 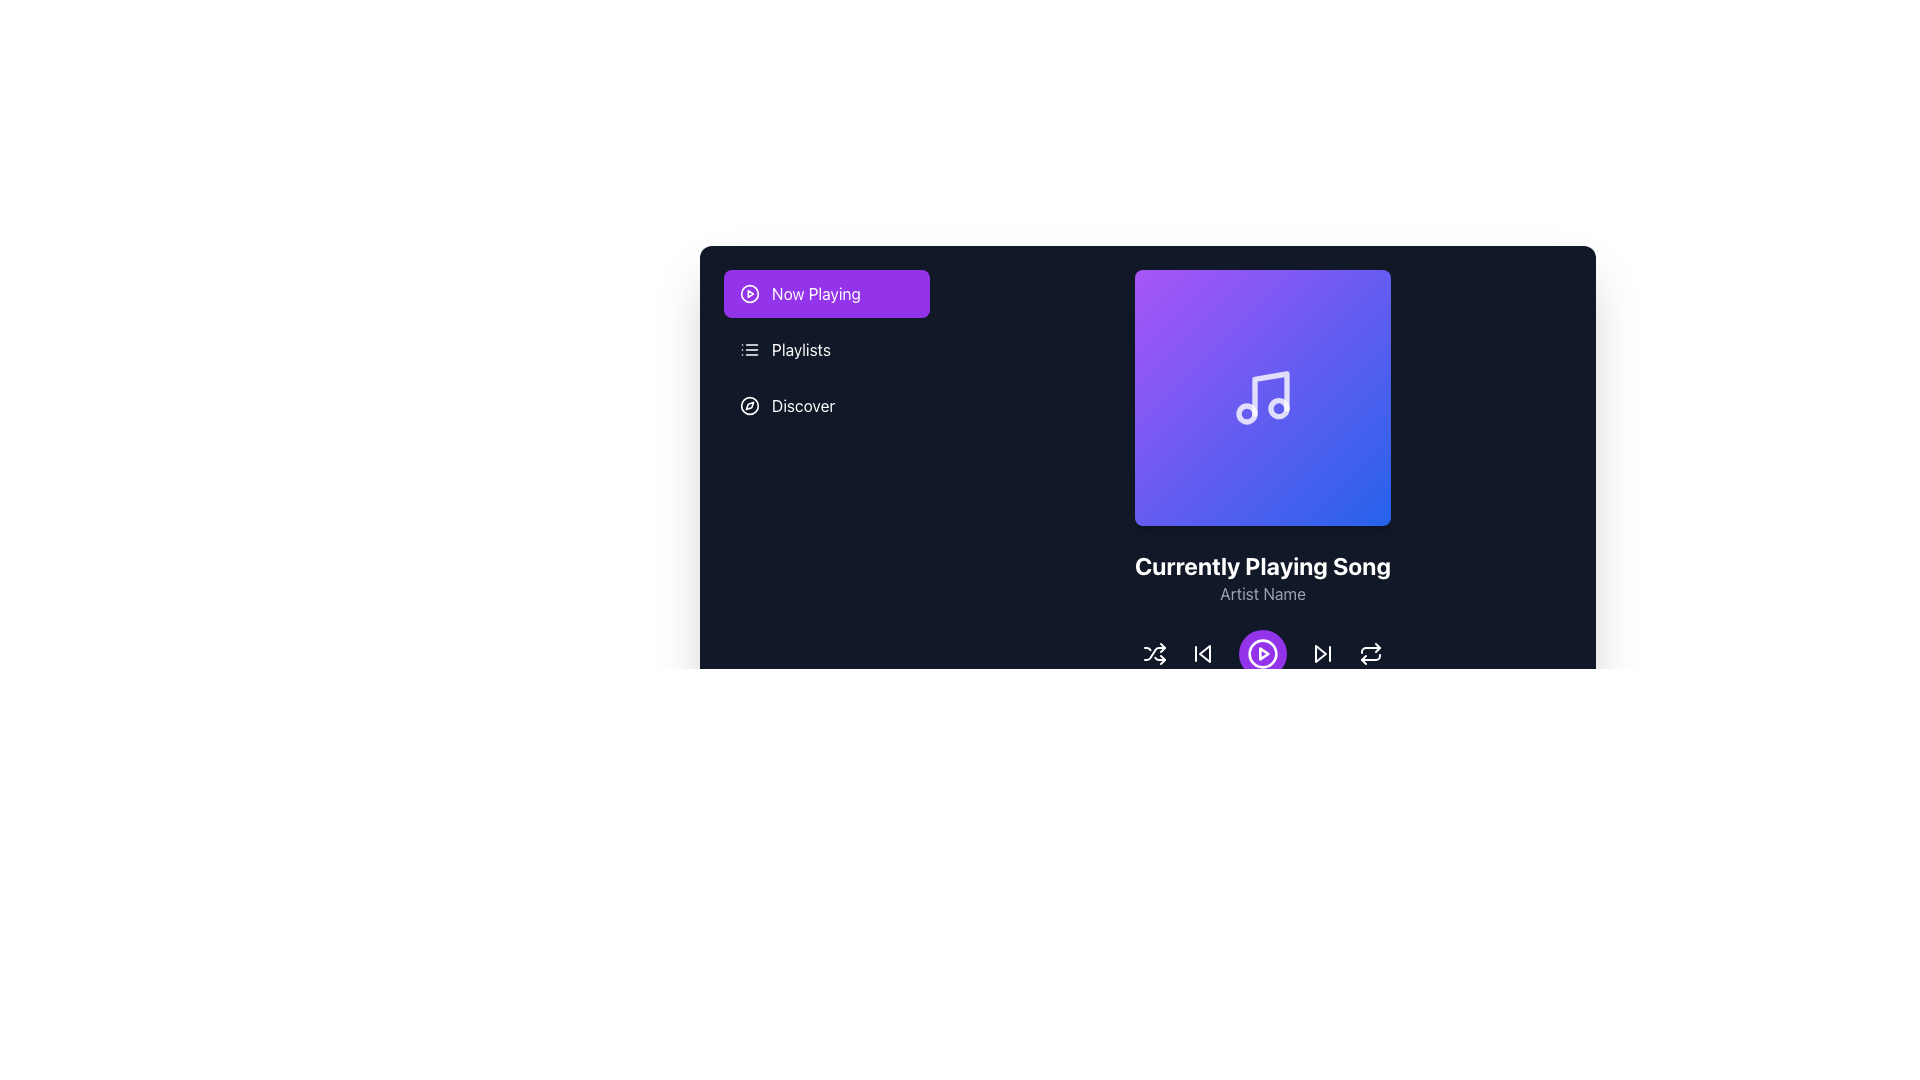 I want to click on text displayed in the bold, large-size text label that says 'Currently Playing Song', which is centered above the 'Artist Name' text in the content area, so click(x=1261, y=566).